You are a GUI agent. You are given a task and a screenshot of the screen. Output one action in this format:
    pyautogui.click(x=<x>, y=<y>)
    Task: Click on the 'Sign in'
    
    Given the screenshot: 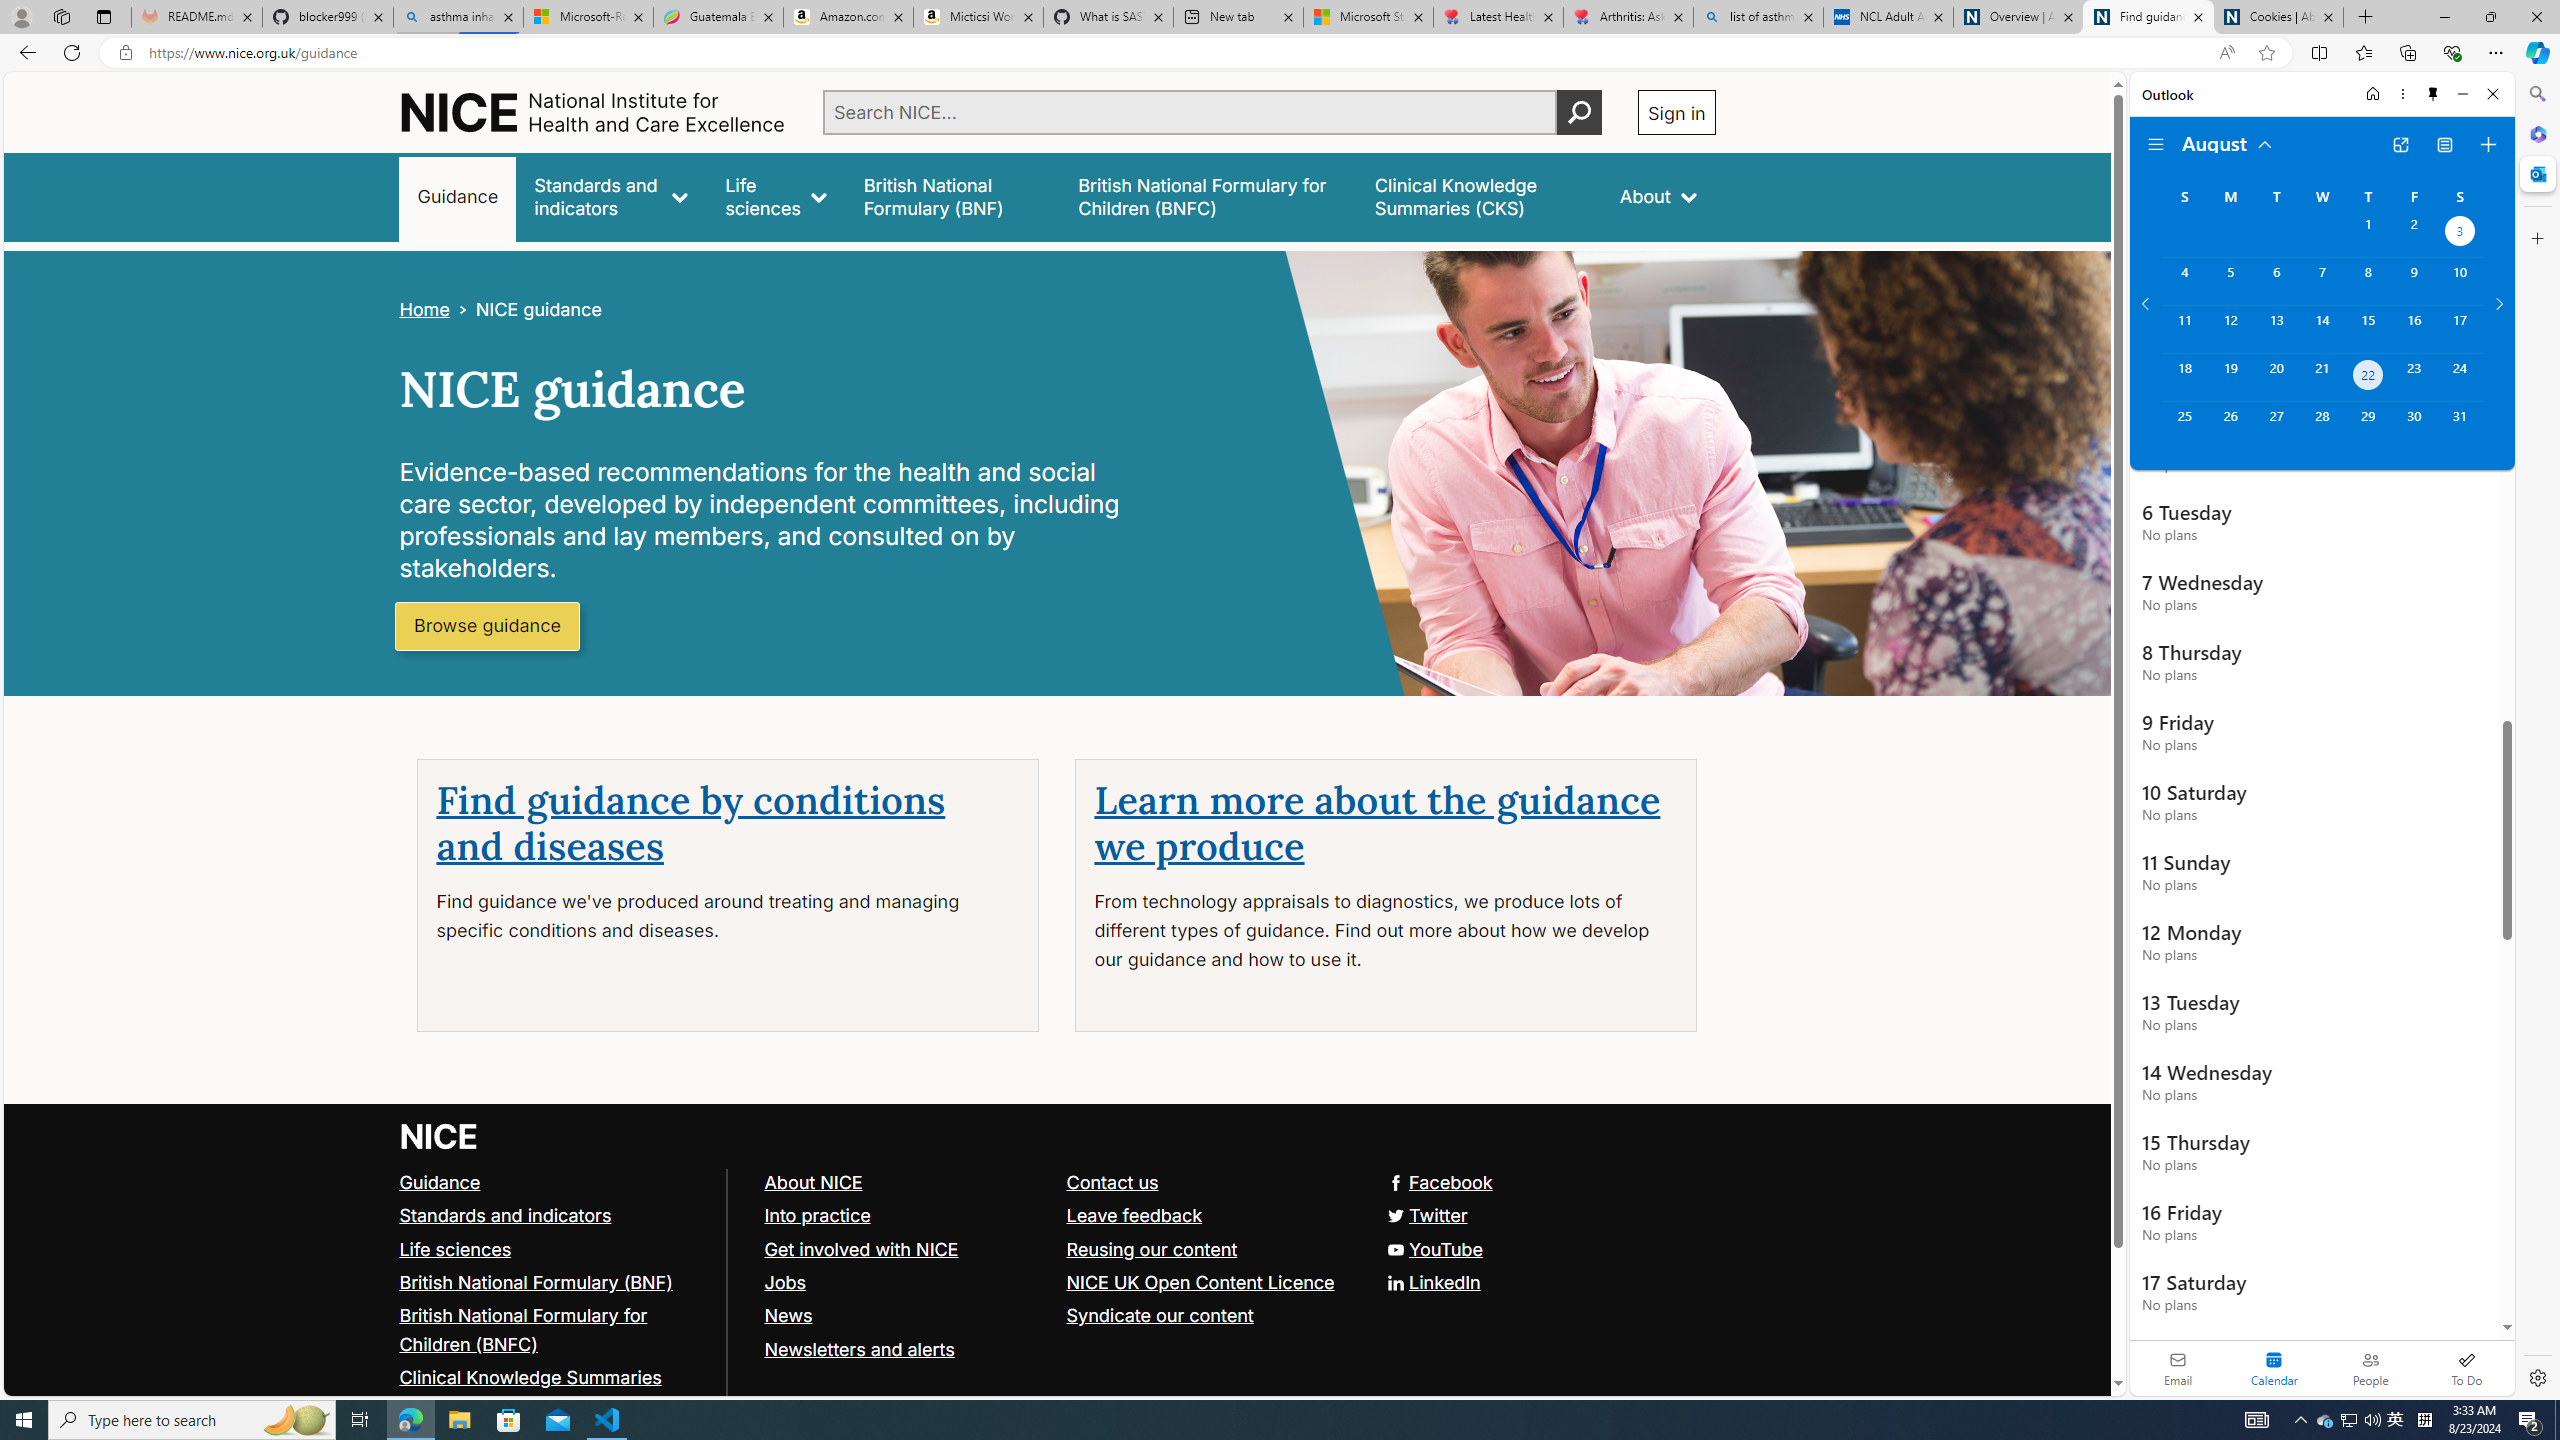 What is the action you would take?
    pyautogui.click(x=1675, y=111)
    